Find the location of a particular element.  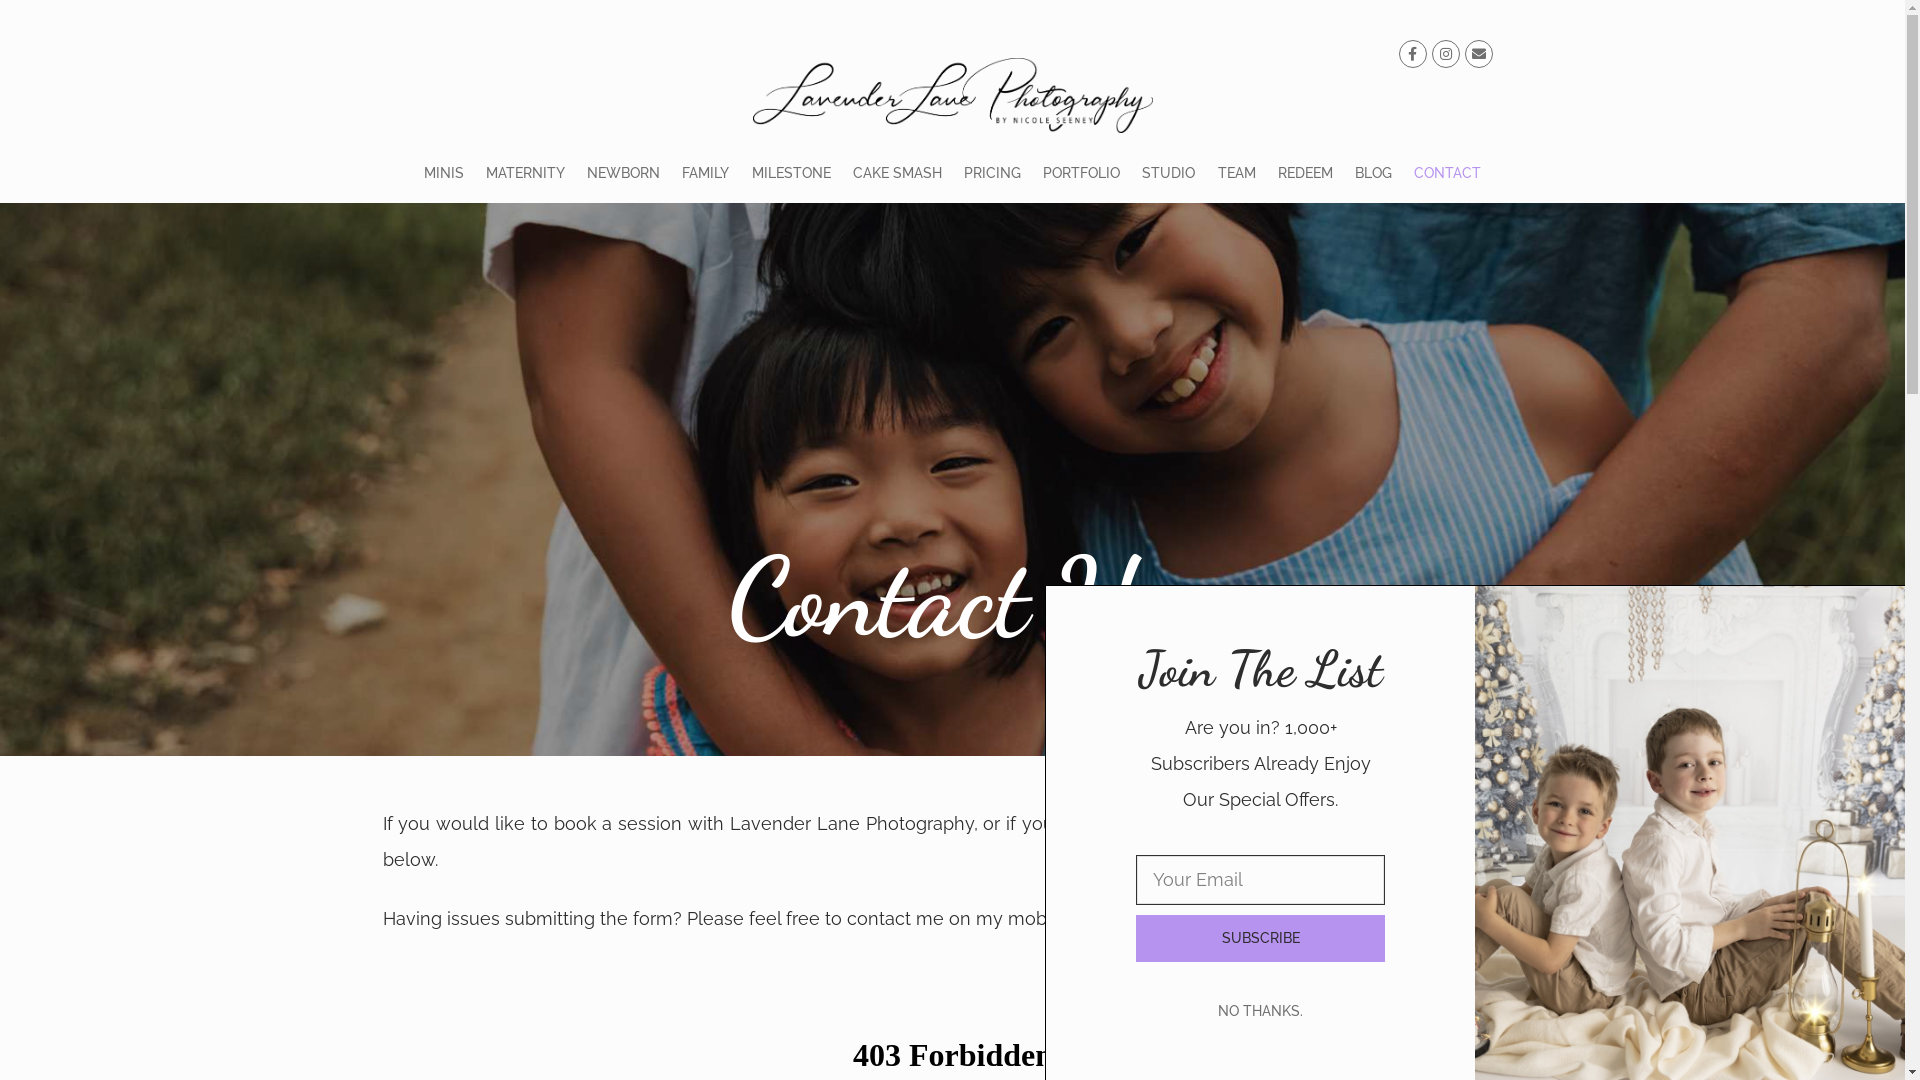

'TEAM' is located at coordinates (1236, 172).